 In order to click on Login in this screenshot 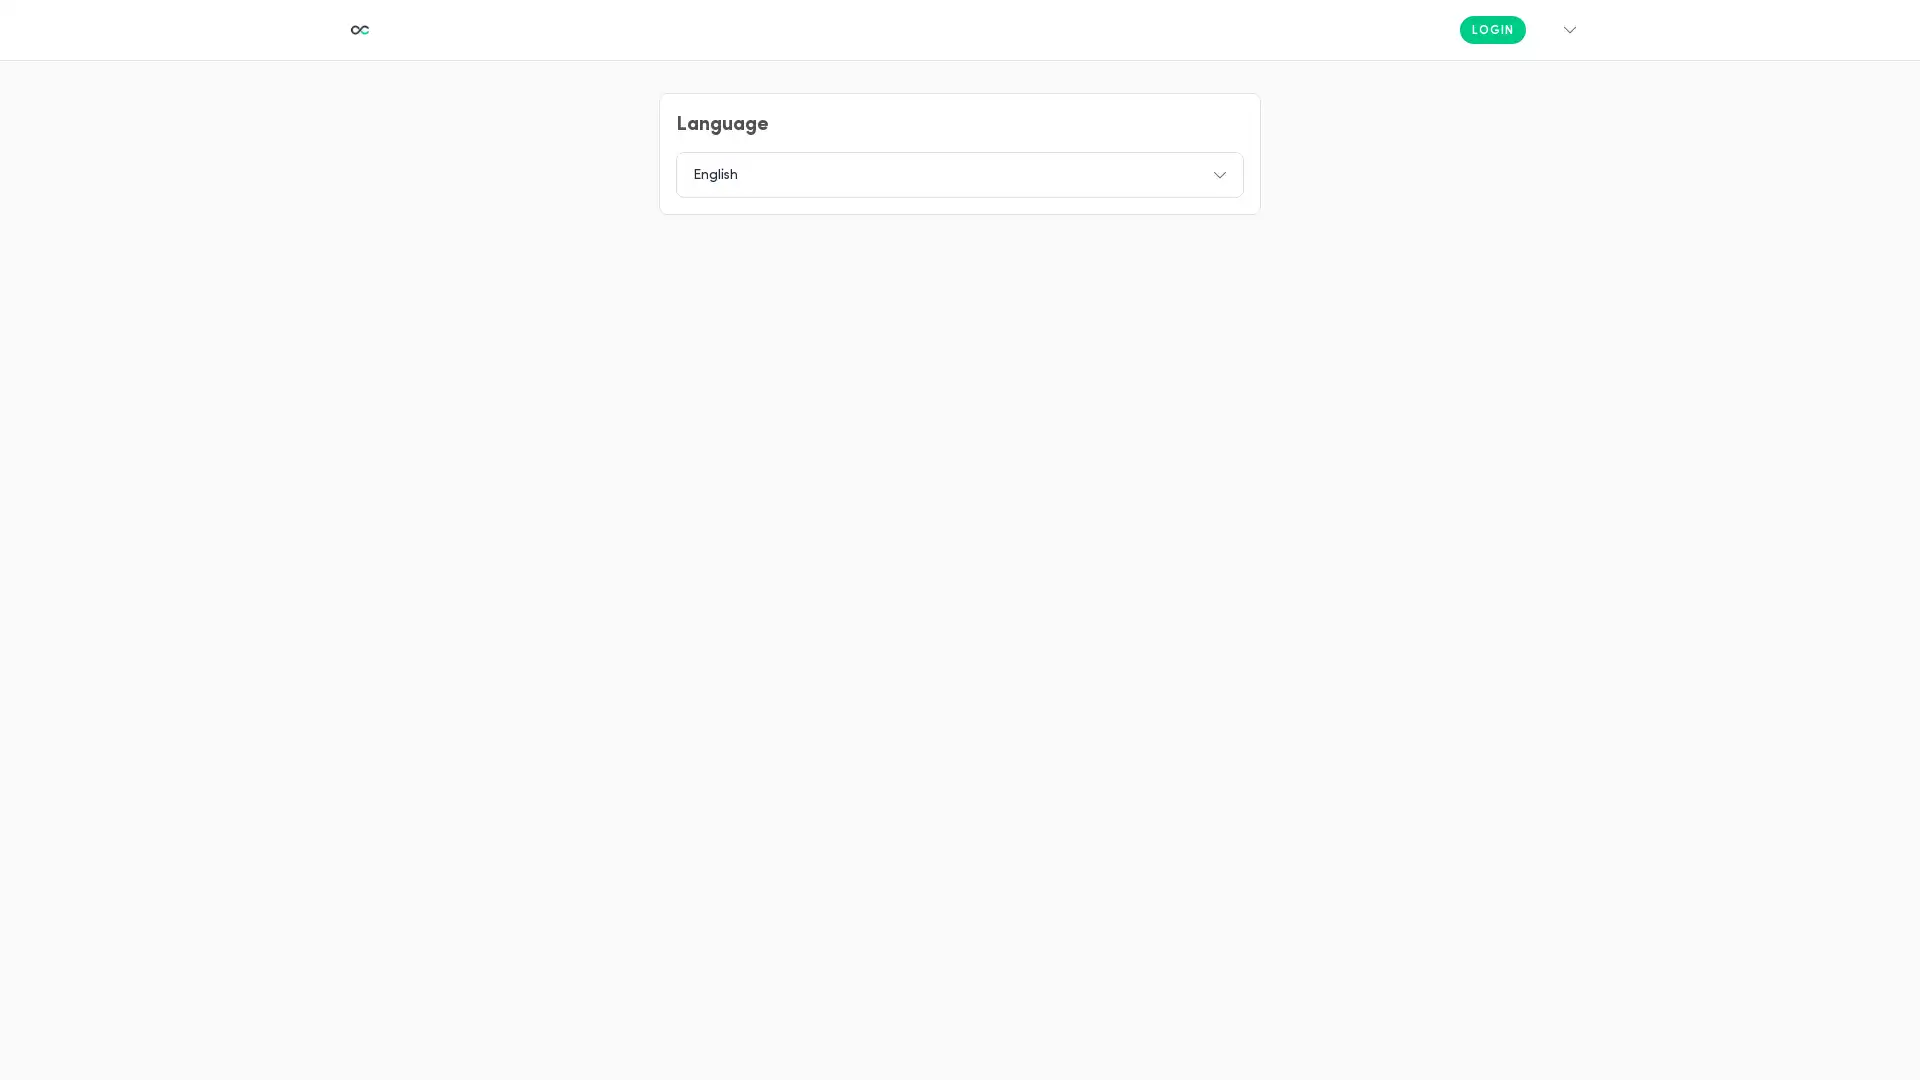, I will do `click(1492, 30)`.